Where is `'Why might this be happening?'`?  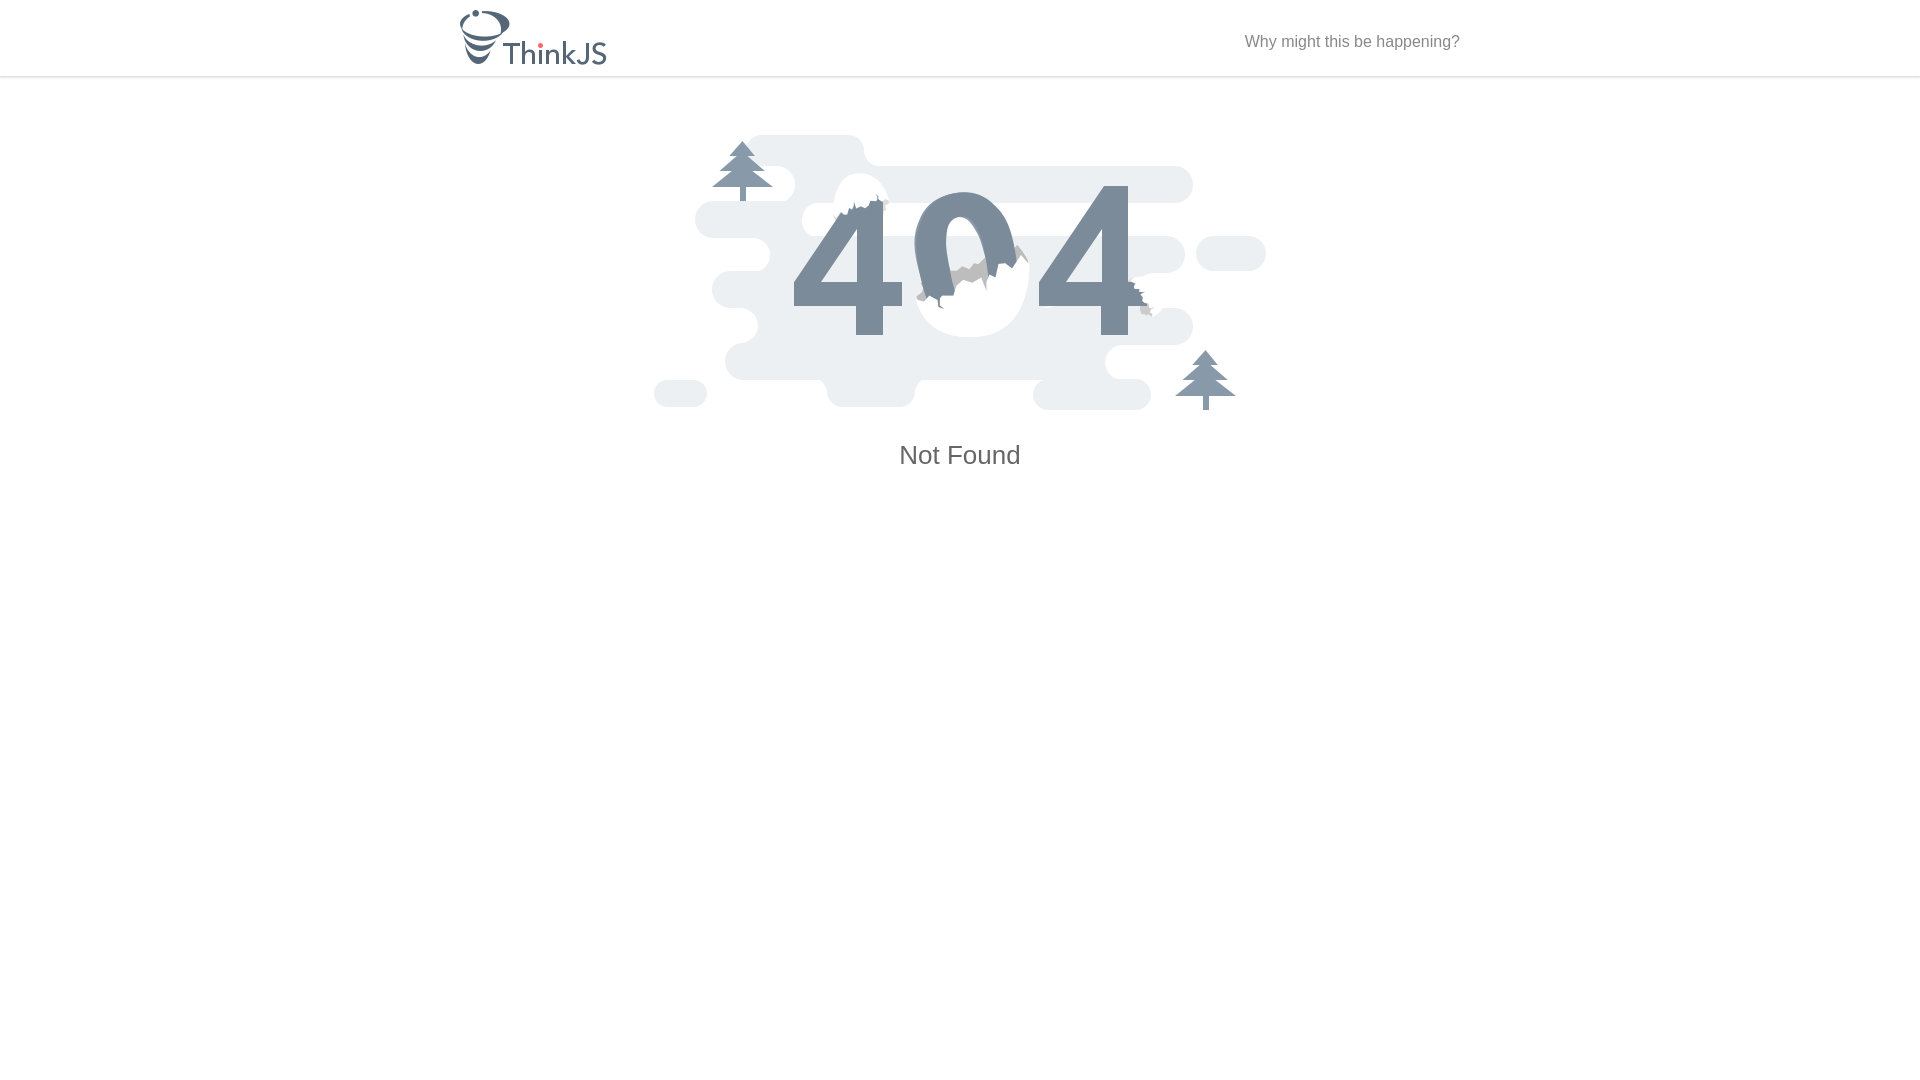
'Why might this be happening?' is located at coordinates (1352, 41).